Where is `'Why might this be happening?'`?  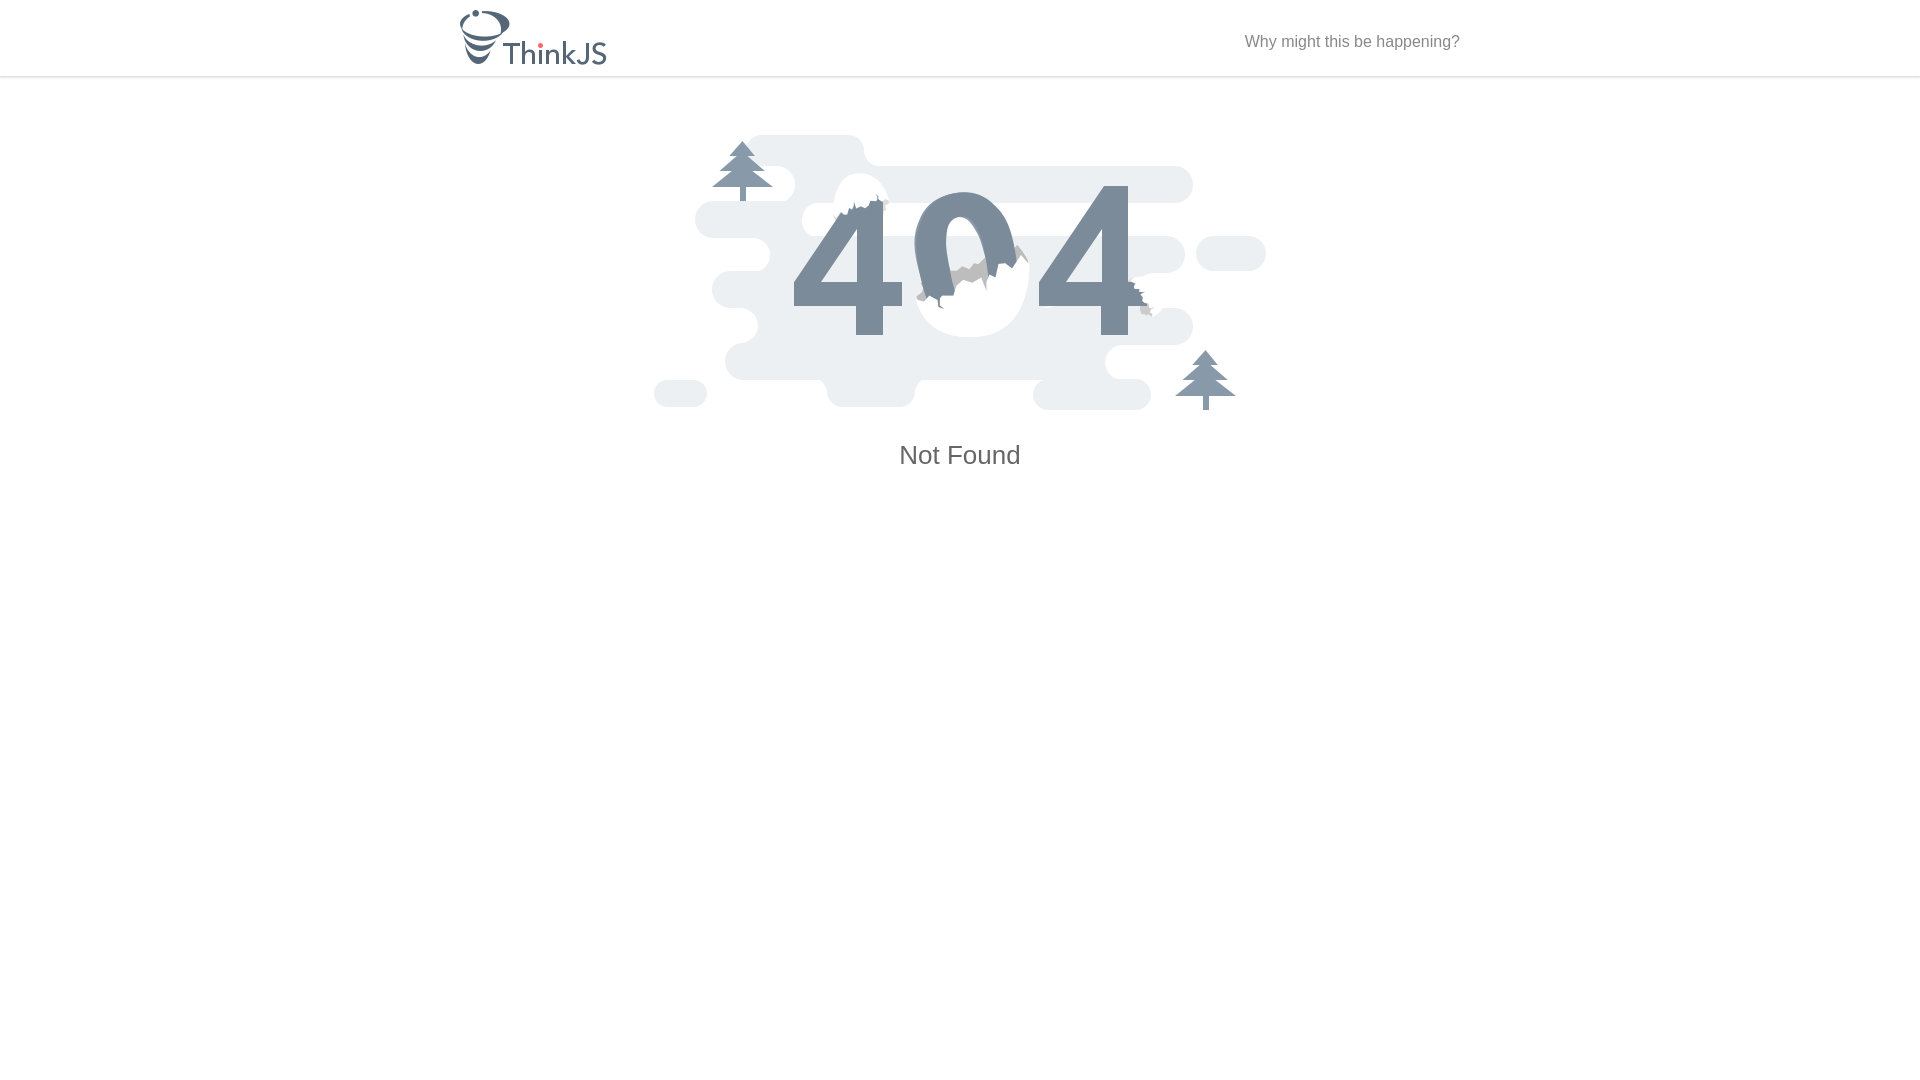
'Why might this be happening?' is located at coordinates (1352, 41).